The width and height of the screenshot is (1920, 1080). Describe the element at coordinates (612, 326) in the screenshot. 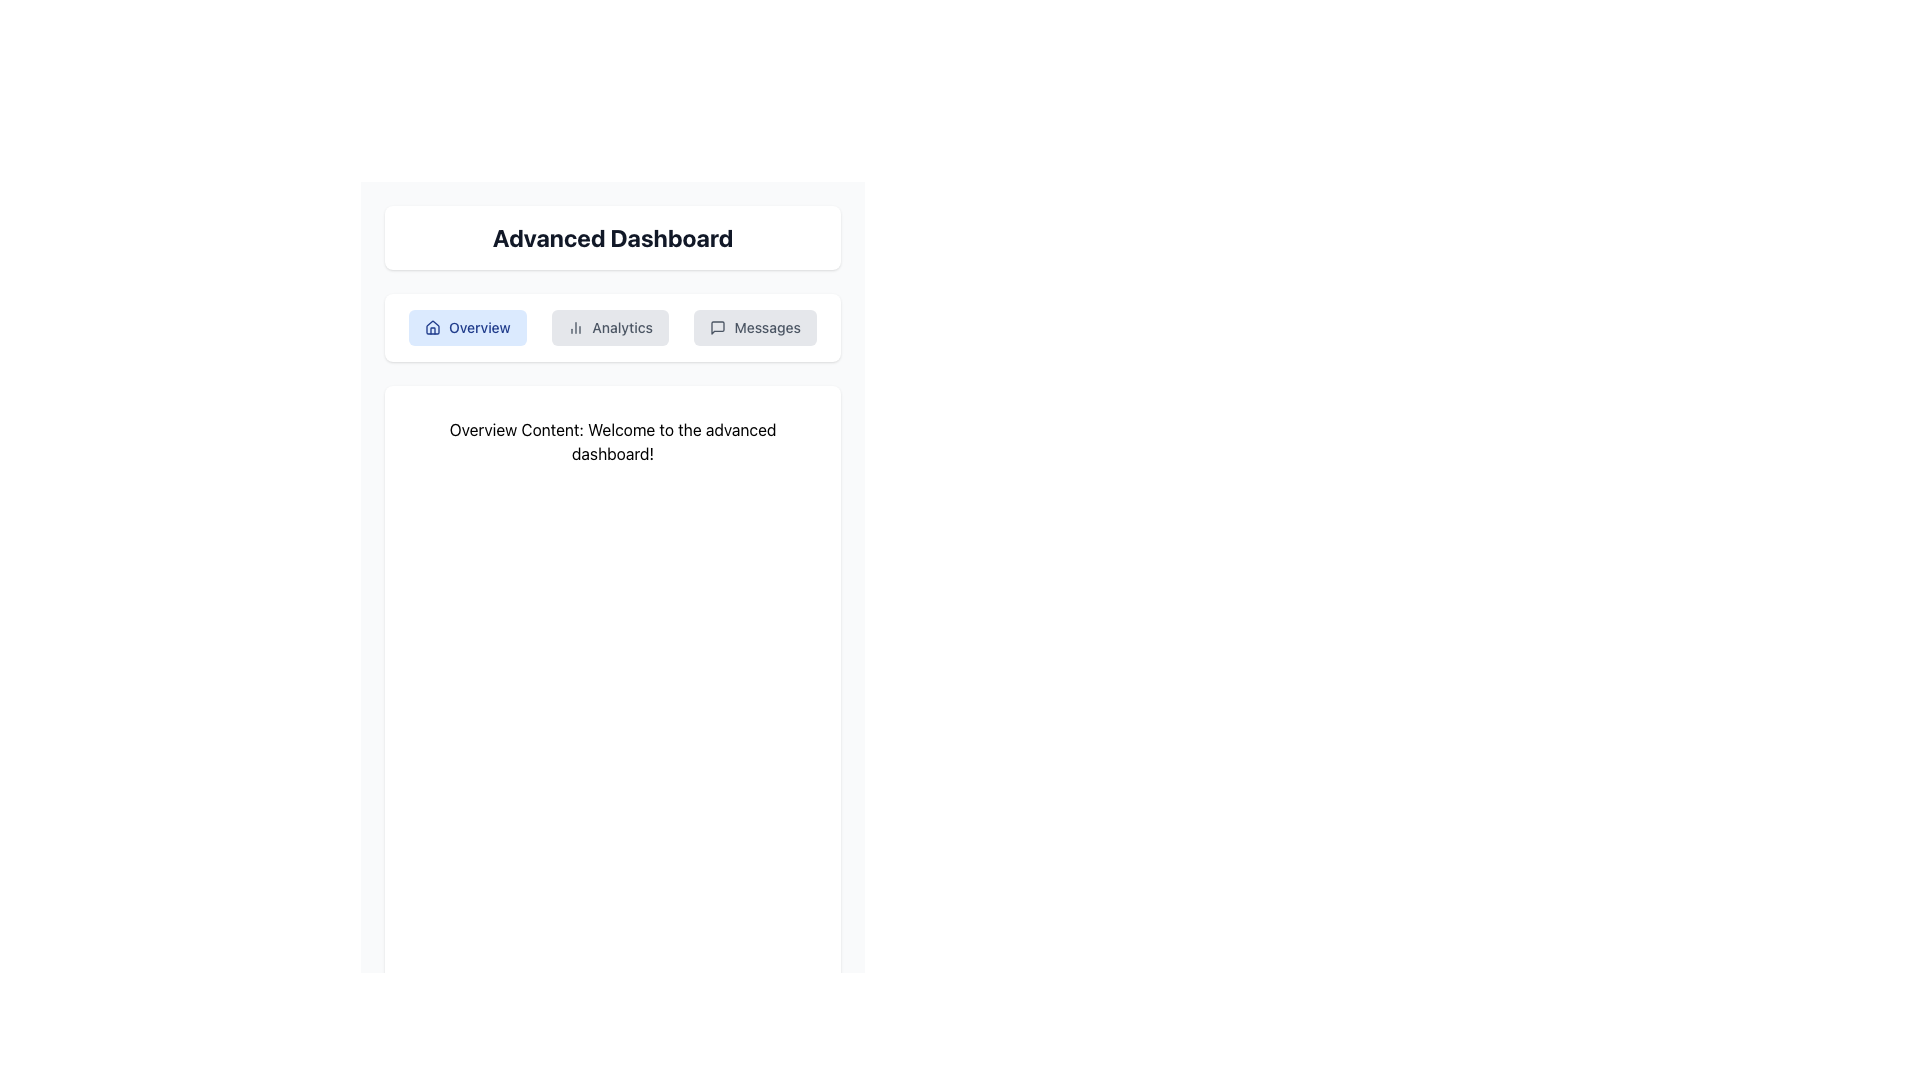

I see `the 'Analytics' button located under the 'Advanced Dashboard' header, positioned between 'Overview' and 'Messages' in the horizontal bar` at that location.